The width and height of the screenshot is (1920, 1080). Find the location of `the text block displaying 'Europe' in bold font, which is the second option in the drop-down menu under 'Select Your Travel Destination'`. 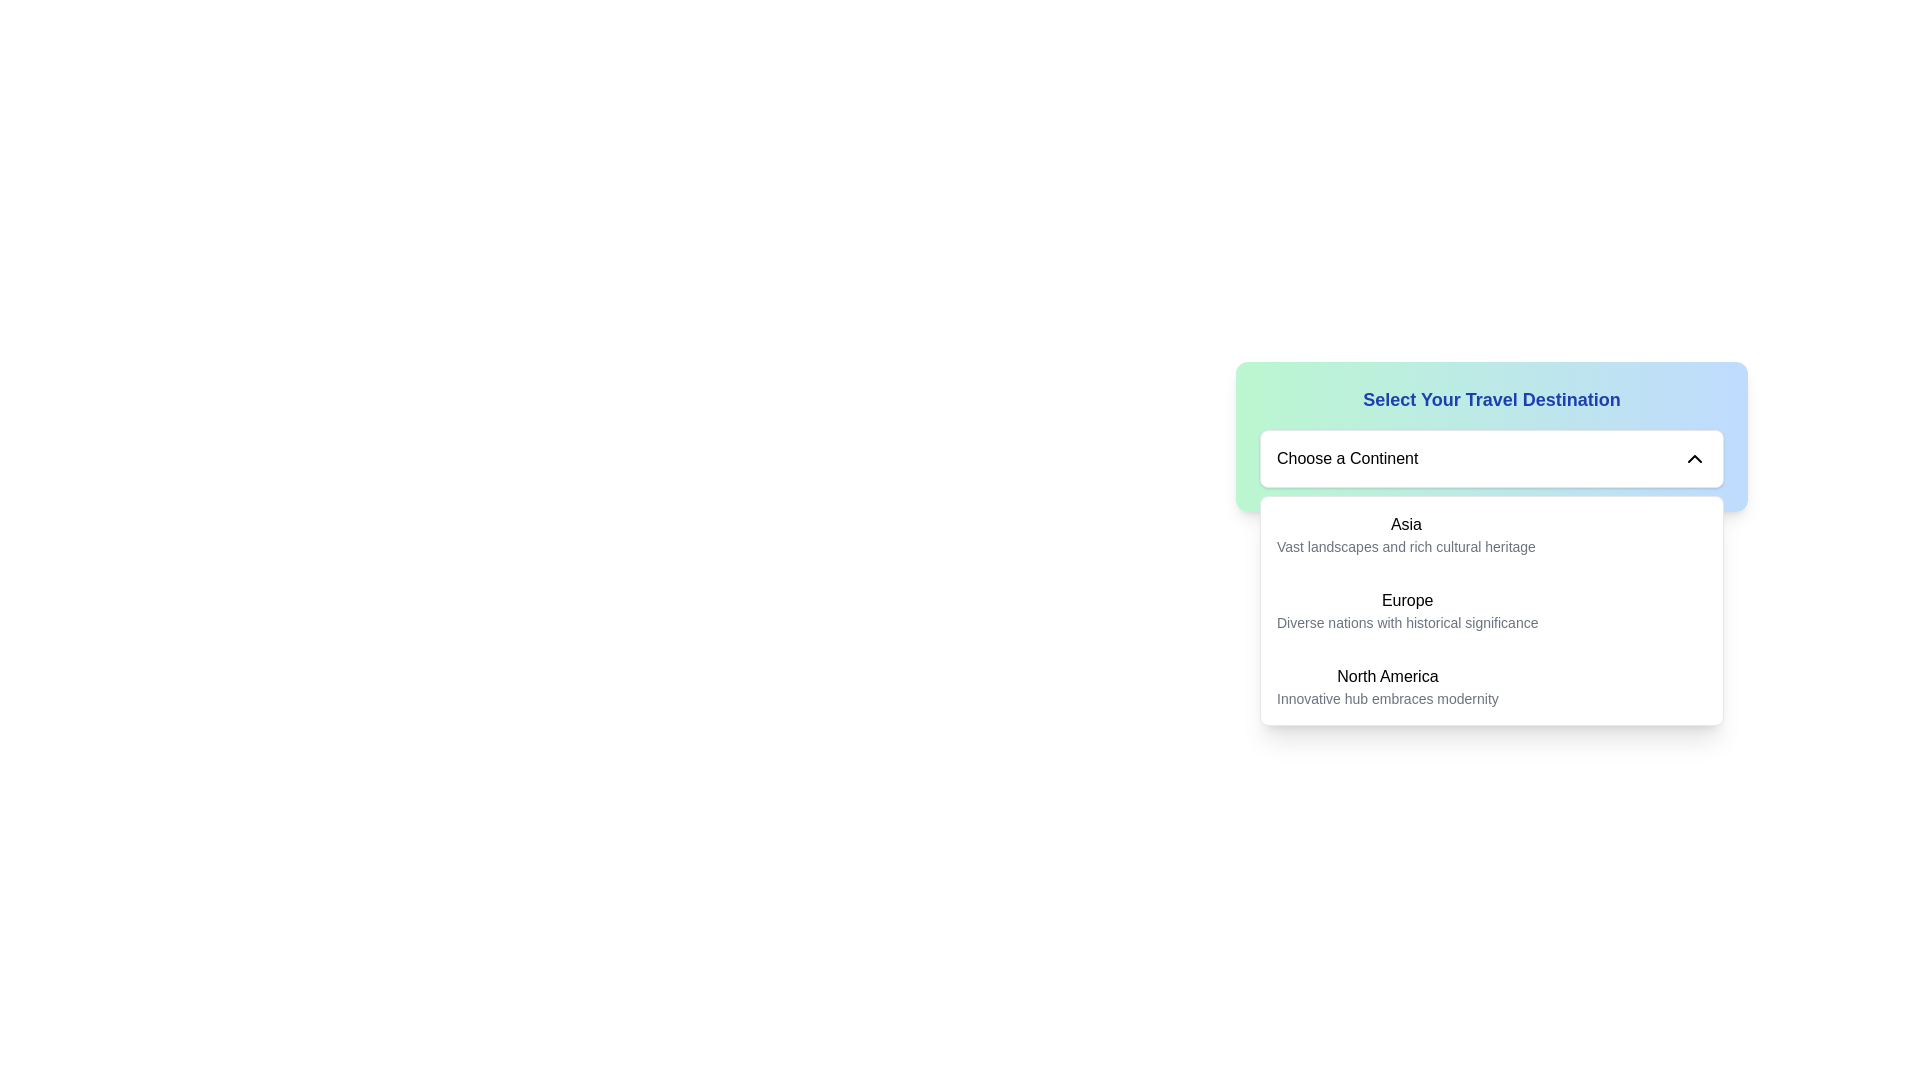

the text block displaying 'Europe' in bold font, which is the second option in the drop-down menu under 'Select Your Travel Destination' is located at coordinates (1406, 609).